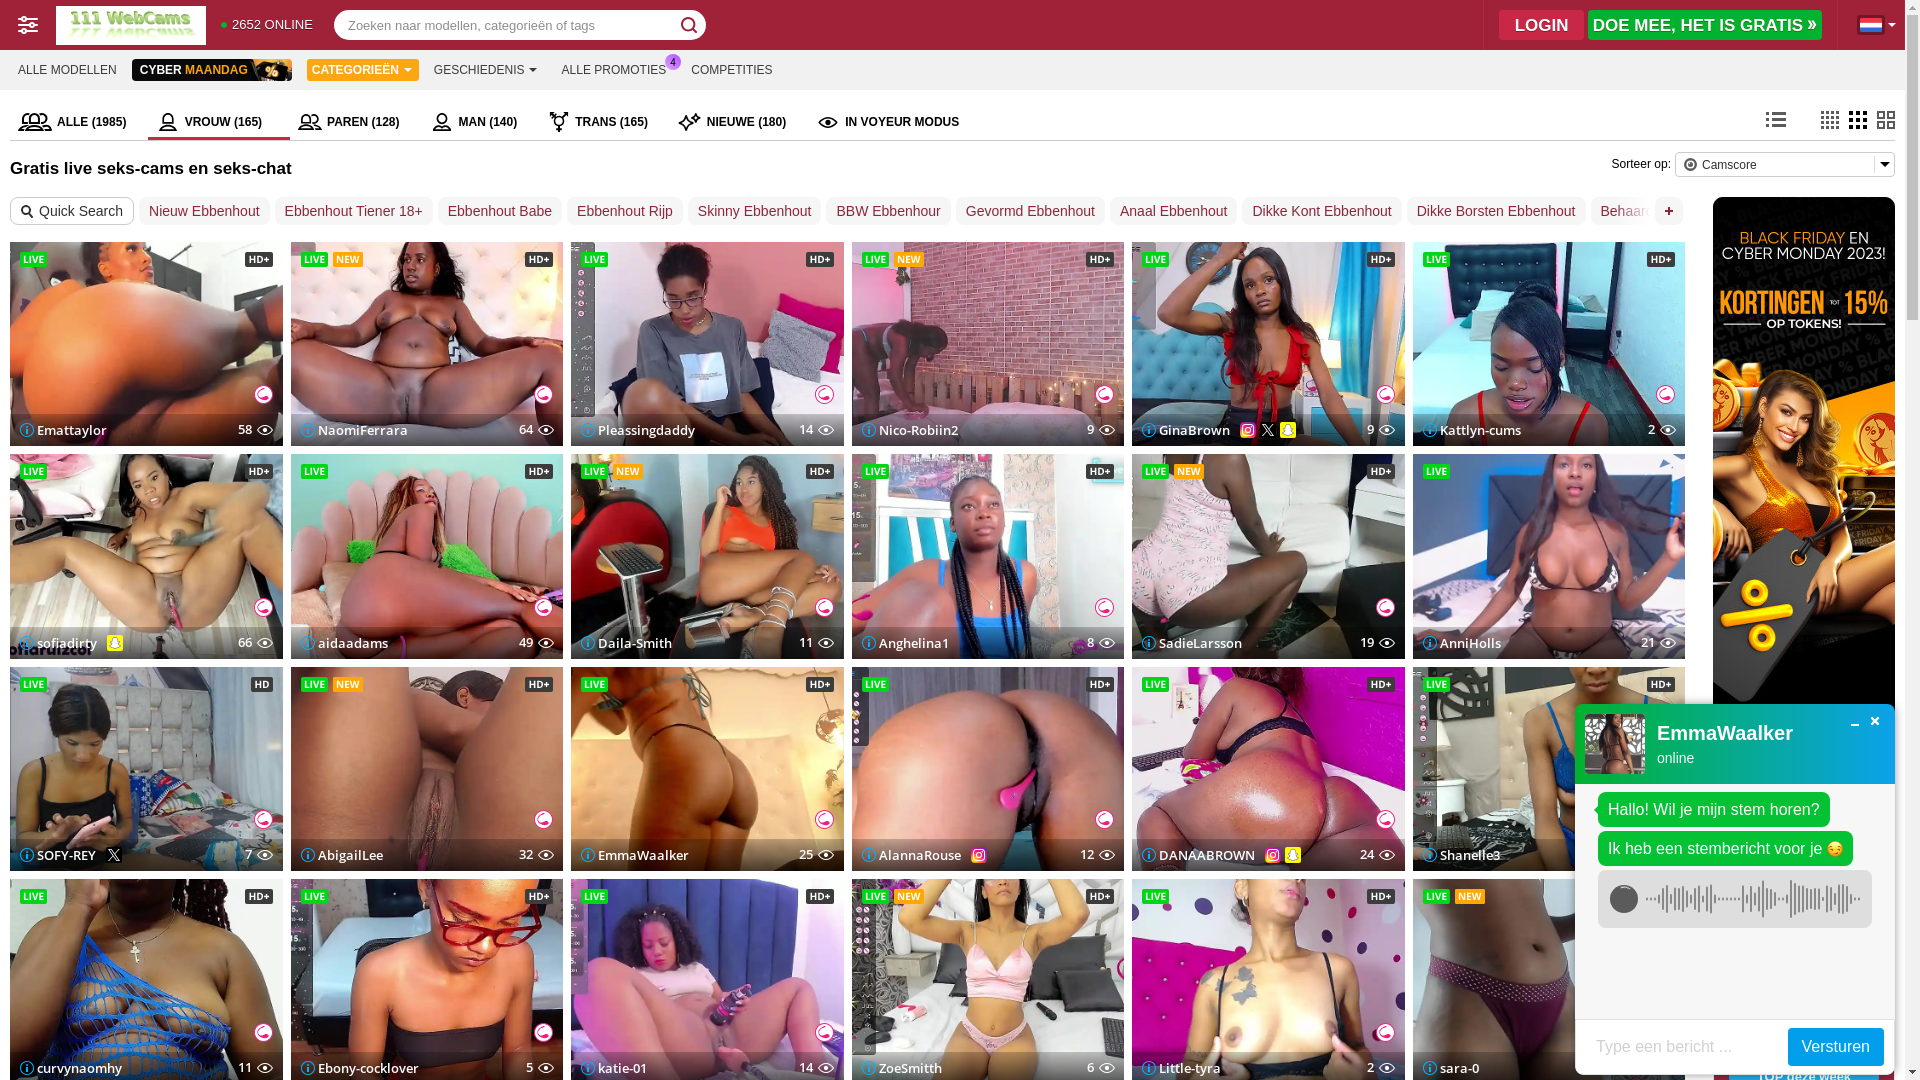 This screenshot has width=1920, height=1080. I want to click on 'Gevormd Ebbenhout', so click(1030, 211).